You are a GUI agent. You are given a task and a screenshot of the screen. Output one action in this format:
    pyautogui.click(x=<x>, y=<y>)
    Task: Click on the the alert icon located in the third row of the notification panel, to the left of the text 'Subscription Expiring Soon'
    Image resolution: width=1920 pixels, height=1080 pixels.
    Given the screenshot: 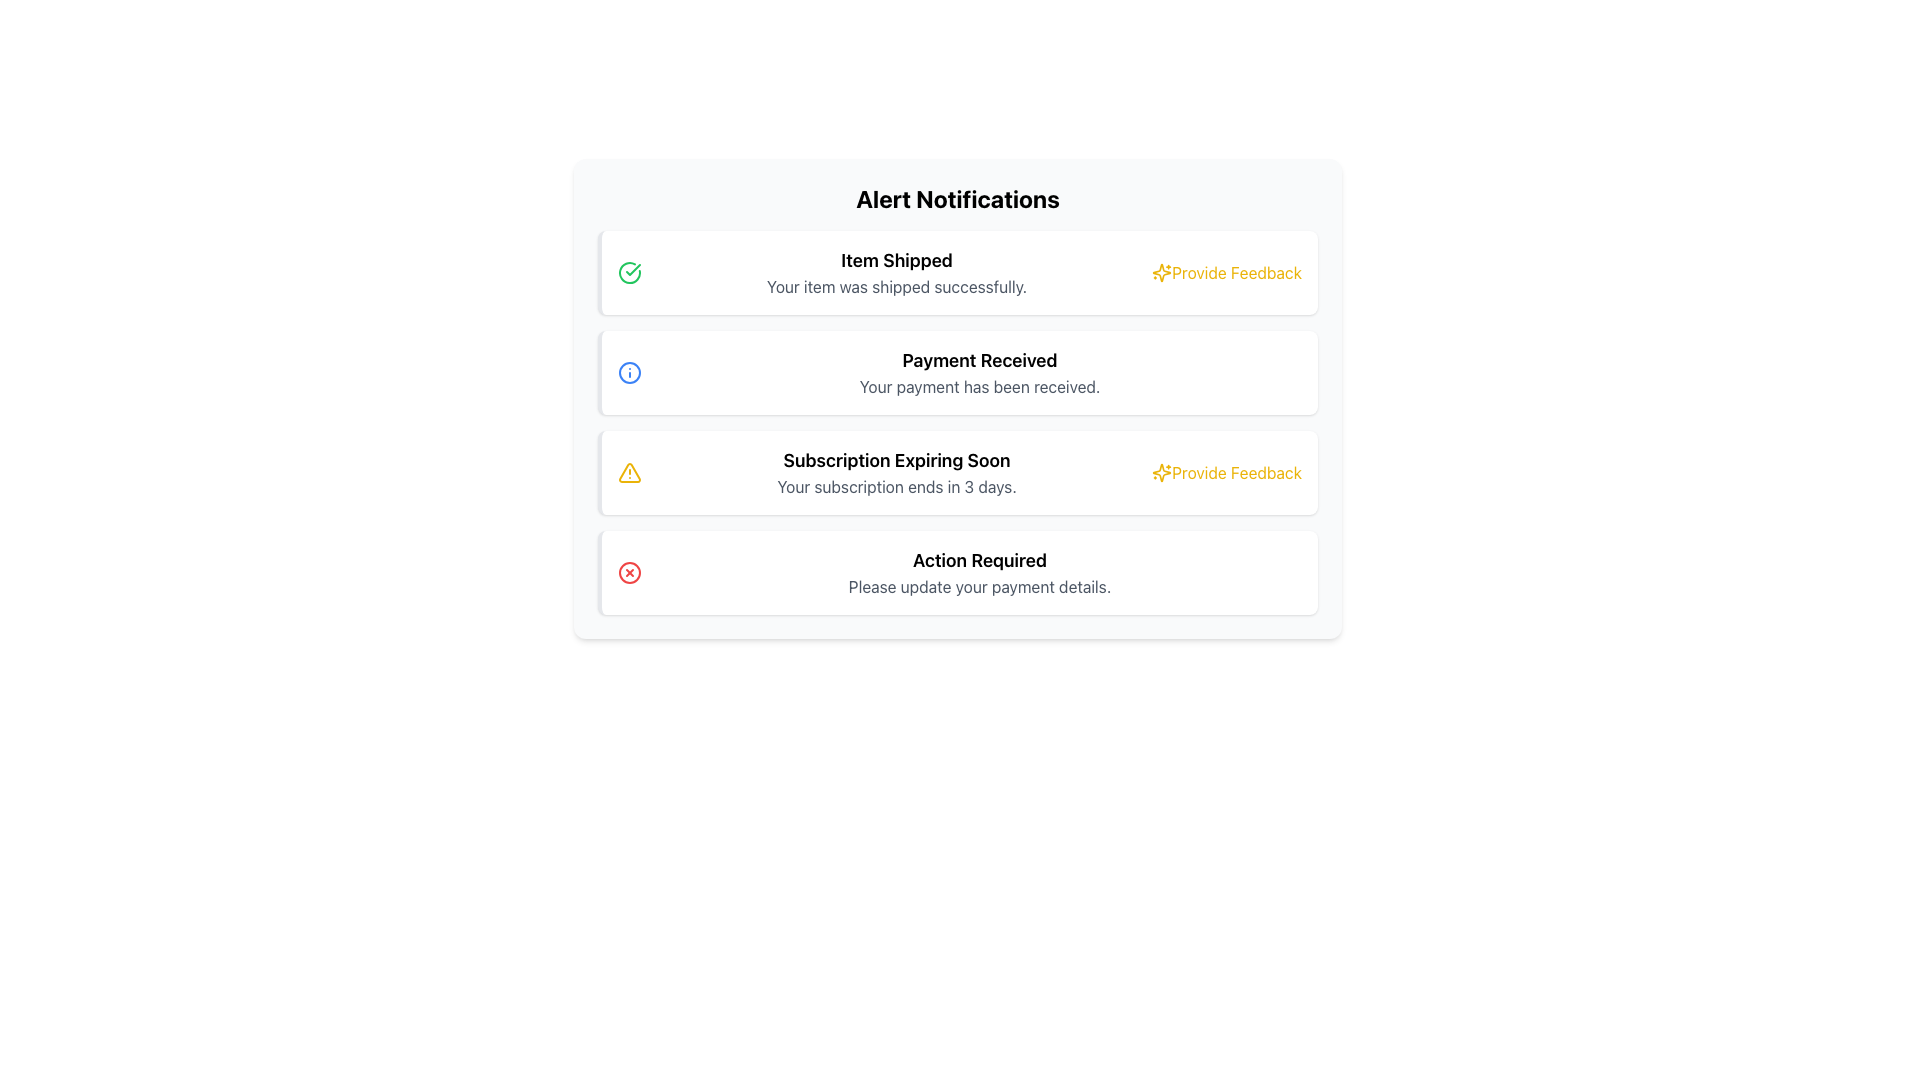 What is the action you would take?
    pyautogui.click(x=628, y=473)
    